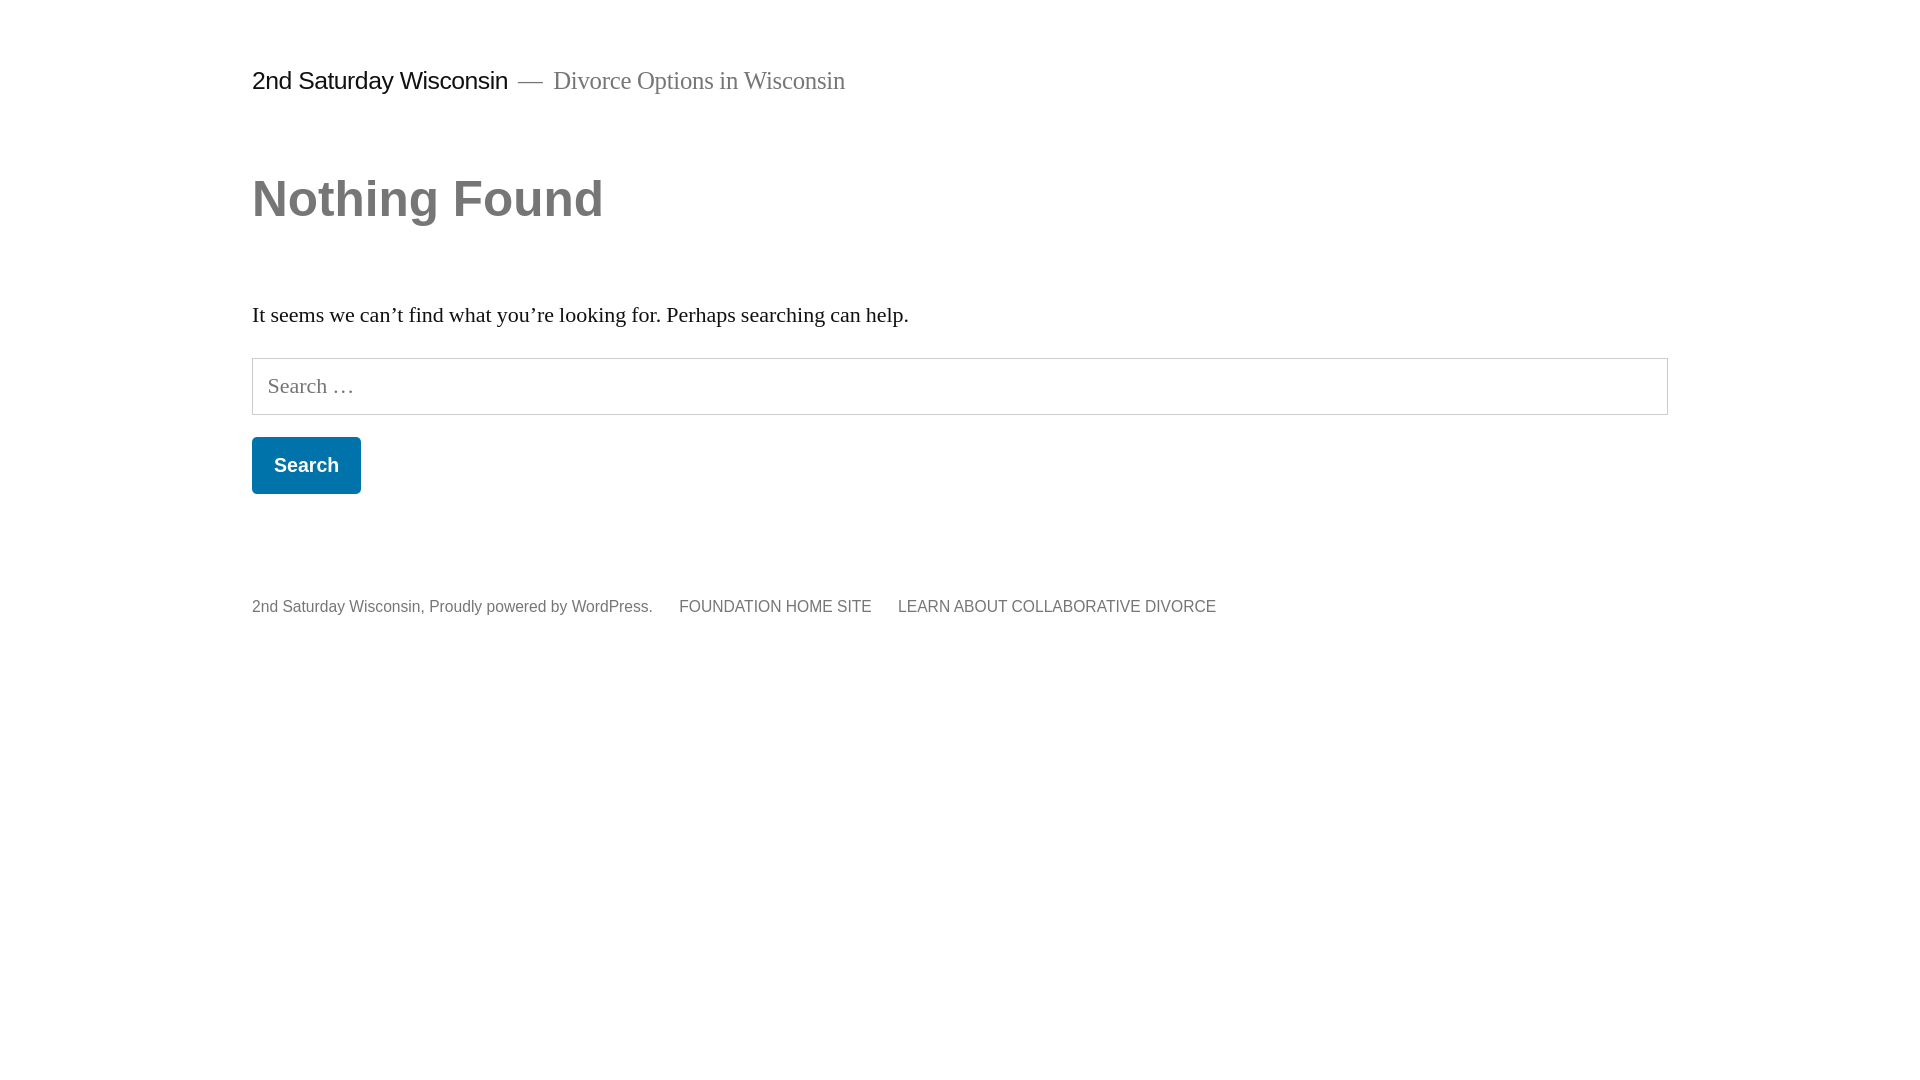 Image resolution: width=1920 pixels, height=1080 pixels. Describe the element at coordinates (542, 605) in the screenshot. I see `'Proudly powered by WordPress.'` at that location.